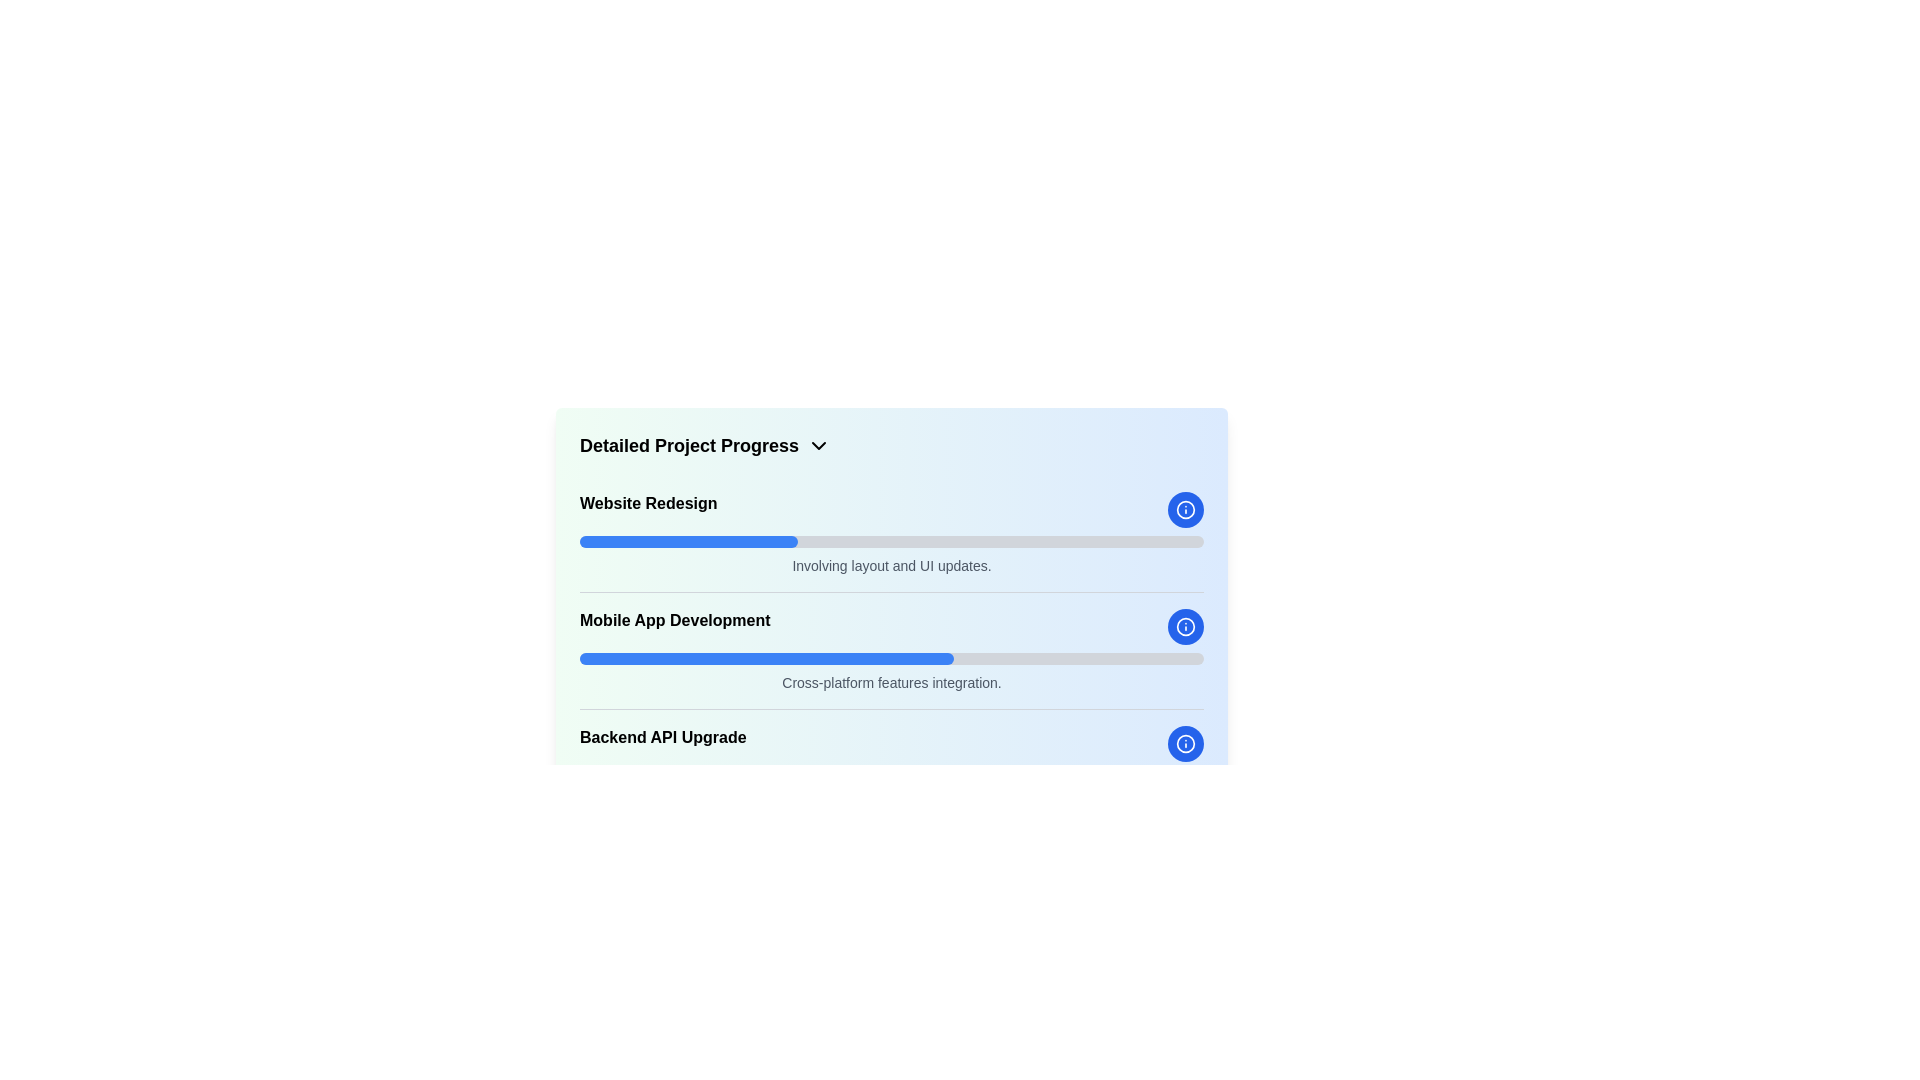  I want to click on the circular information icon with a blue outline located to the right of the progress bar labeled 'Mobile App Development' in the second row of listed projects, so click(1185, 508).